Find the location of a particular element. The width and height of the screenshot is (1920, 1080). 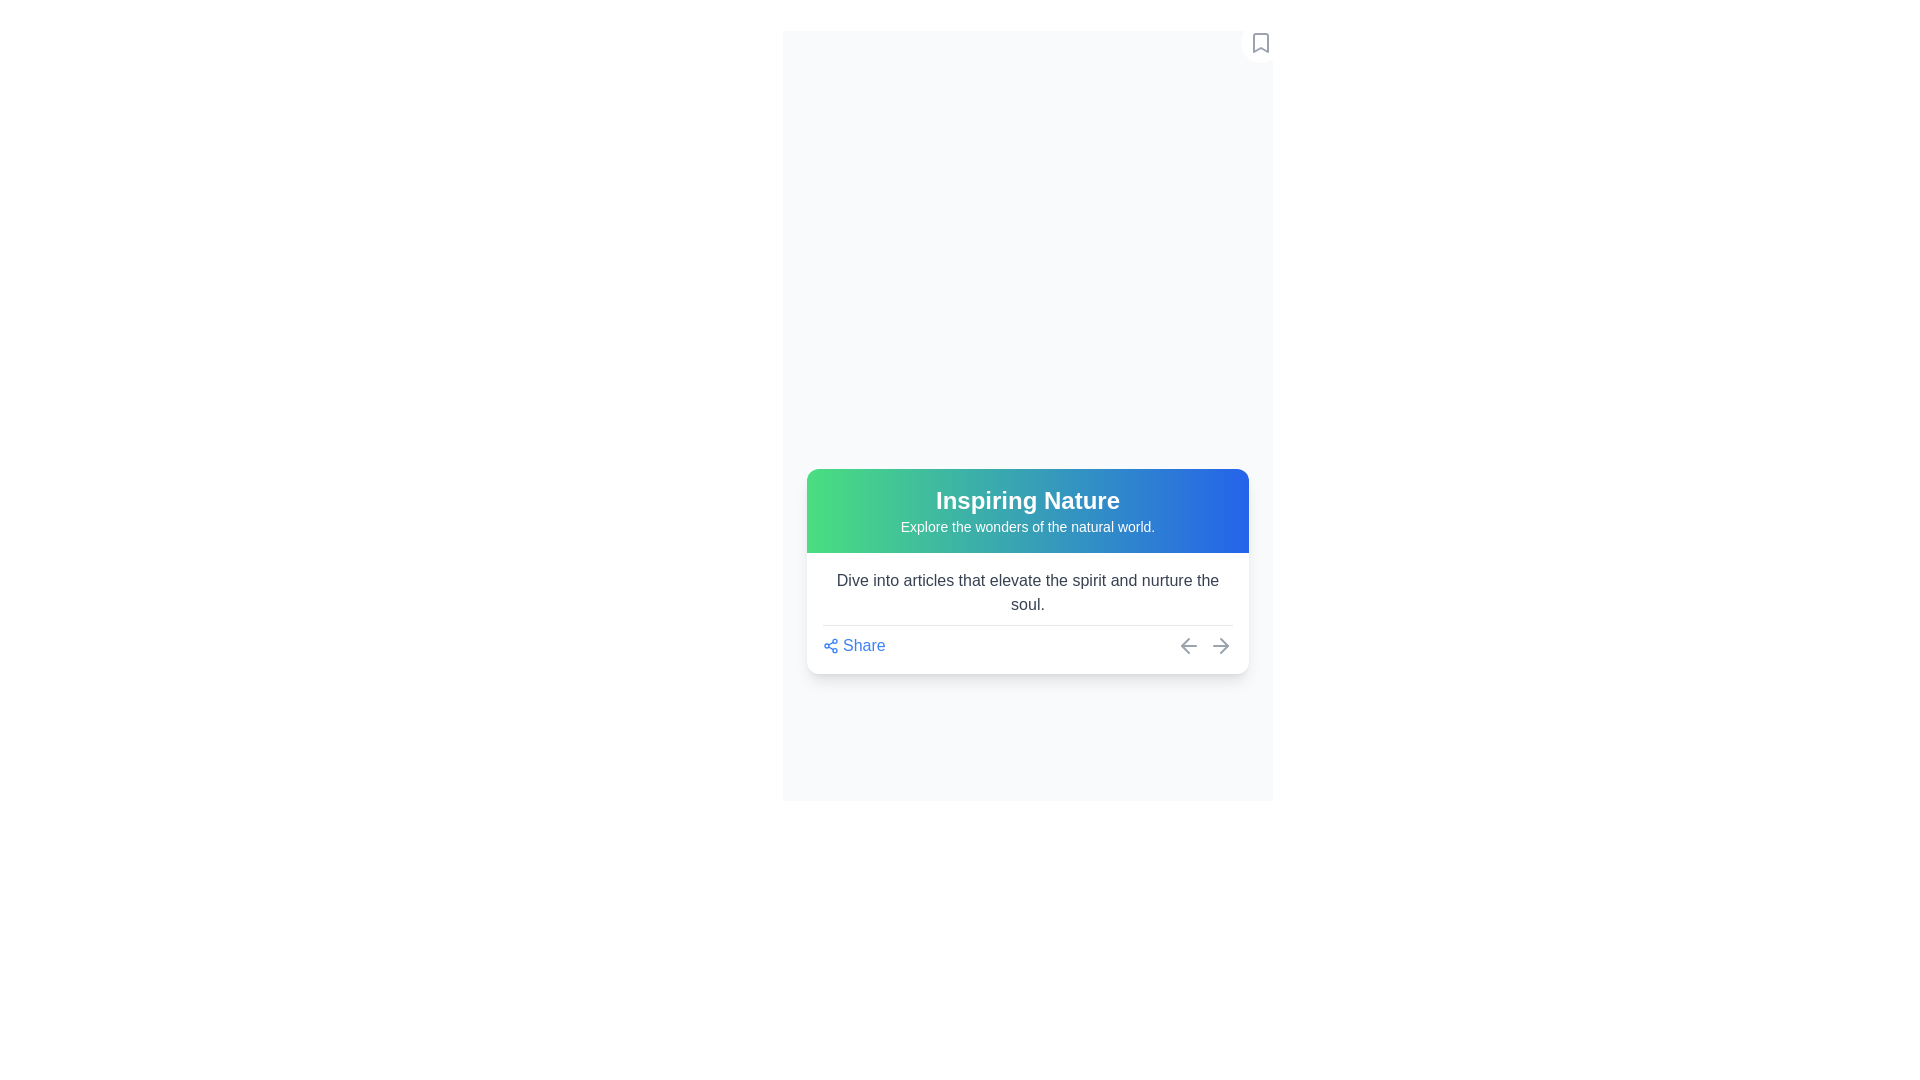

the share icon, which is a small blue icon resembling a share symbol made of three connected circles, located to the left of the text 'Share' at the bottom-left corner of the 'Inspiring Nature' card is located at coordinates (830, 645).